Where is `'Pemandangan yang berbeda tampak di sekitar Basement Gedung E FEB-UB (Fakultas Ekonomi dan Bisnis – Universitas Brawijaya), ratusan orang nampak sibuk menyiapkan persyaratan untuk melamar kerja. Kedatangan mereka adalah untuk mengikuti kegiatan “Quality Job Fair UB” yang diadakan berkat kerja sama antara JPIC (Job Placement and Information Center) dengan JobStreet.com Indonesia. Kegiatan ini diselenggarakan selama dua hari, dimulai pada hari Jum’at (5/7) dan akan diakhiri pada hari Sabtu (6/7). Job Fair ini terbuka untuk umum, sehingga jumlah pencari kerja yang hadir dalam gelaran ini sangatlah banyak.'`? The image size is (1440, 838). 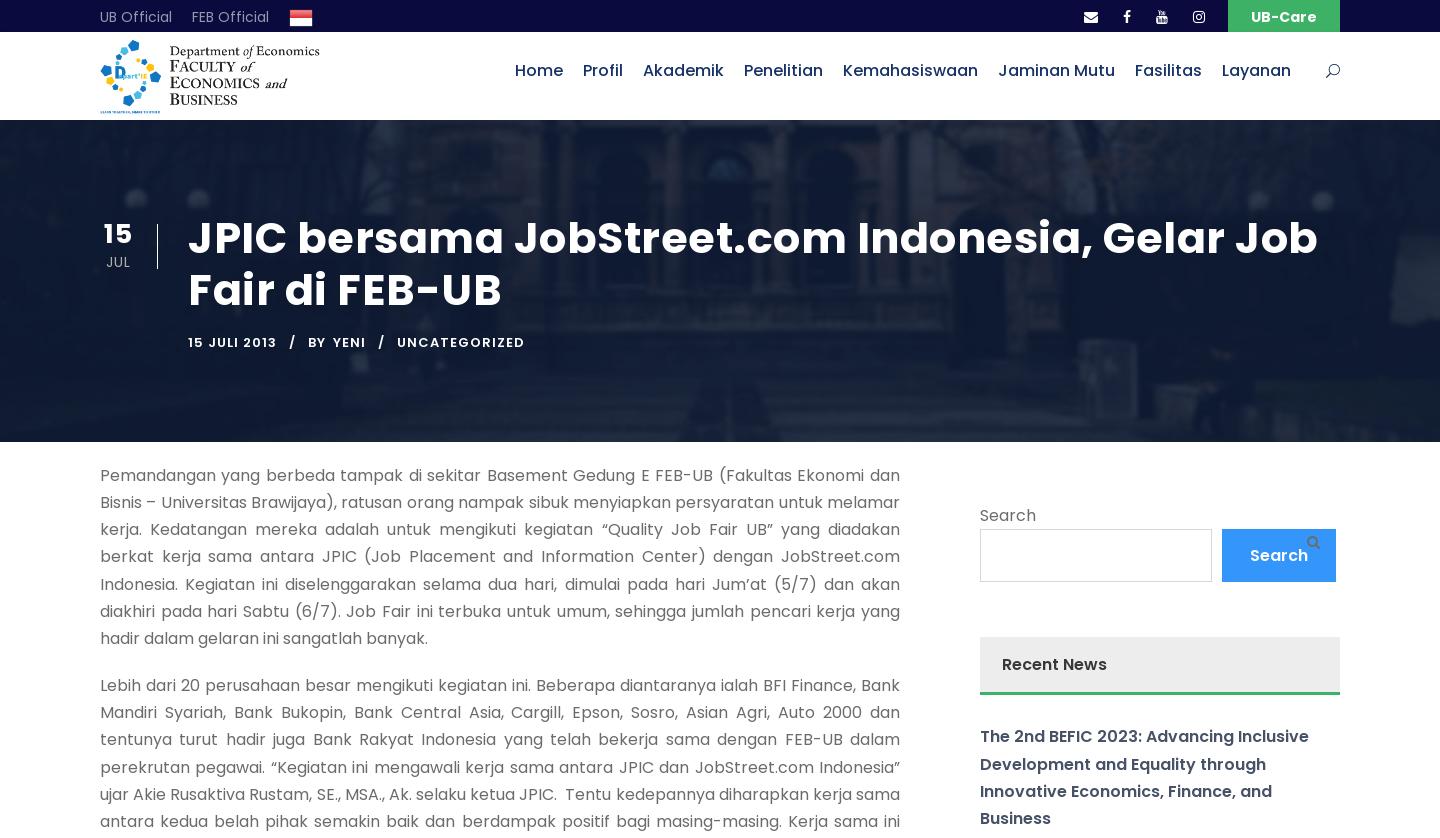
'Pemandangan yang berbeda tampak di sekitar Basement Gedung E FEB-UB (Fakultas Ekonomi dan Bisnis – Universitas Brawijaya), ratusan orang nampak sibuk menyiapkan persyaratan untuk melamar kerja. Kedatangan mereka adalah untuk mengikuti kegiatan “Quality Job Fair UB” yang diadakan berkat kerja sama antara JPIC (Job Placement and Information Center) dengan JobStreet.com Indonesia. Kegiatan ini diselenggarakan selama dua hari, dimulai pada hari Jum’at (5/7) dan akan diakhiri pada hari Sabtu (6/7). Job Fair ini terbuka untuk umum, sehingga jumlah pencari kerja yang hadir dalam gelaran ini sangatlah banyak.' is located at coordinates (498, 556).